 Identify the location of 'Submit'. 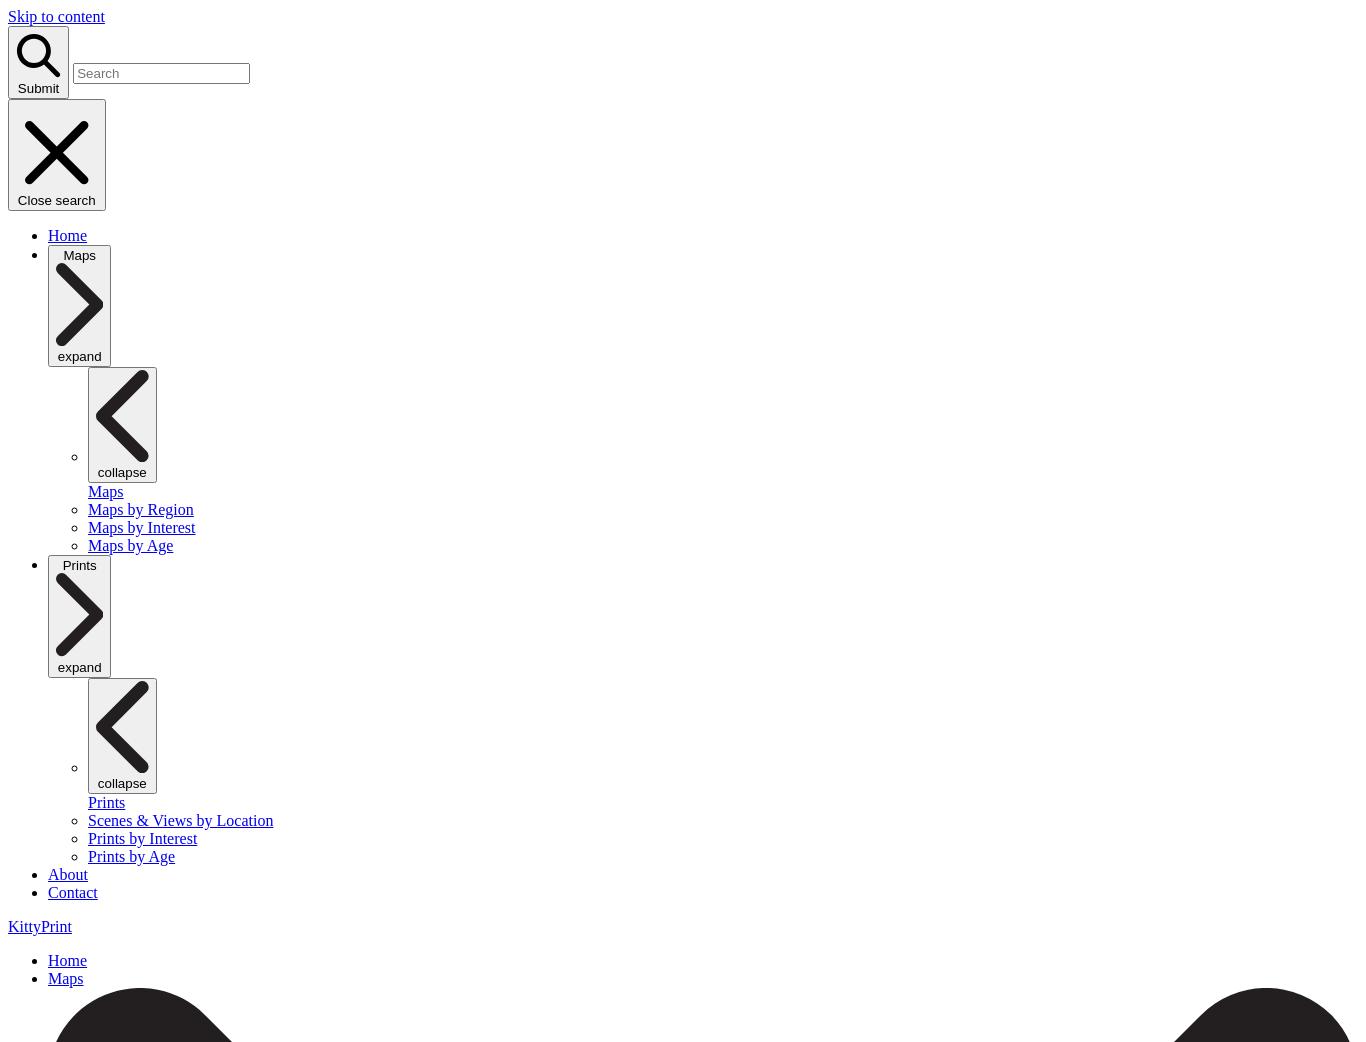
(37, 86).